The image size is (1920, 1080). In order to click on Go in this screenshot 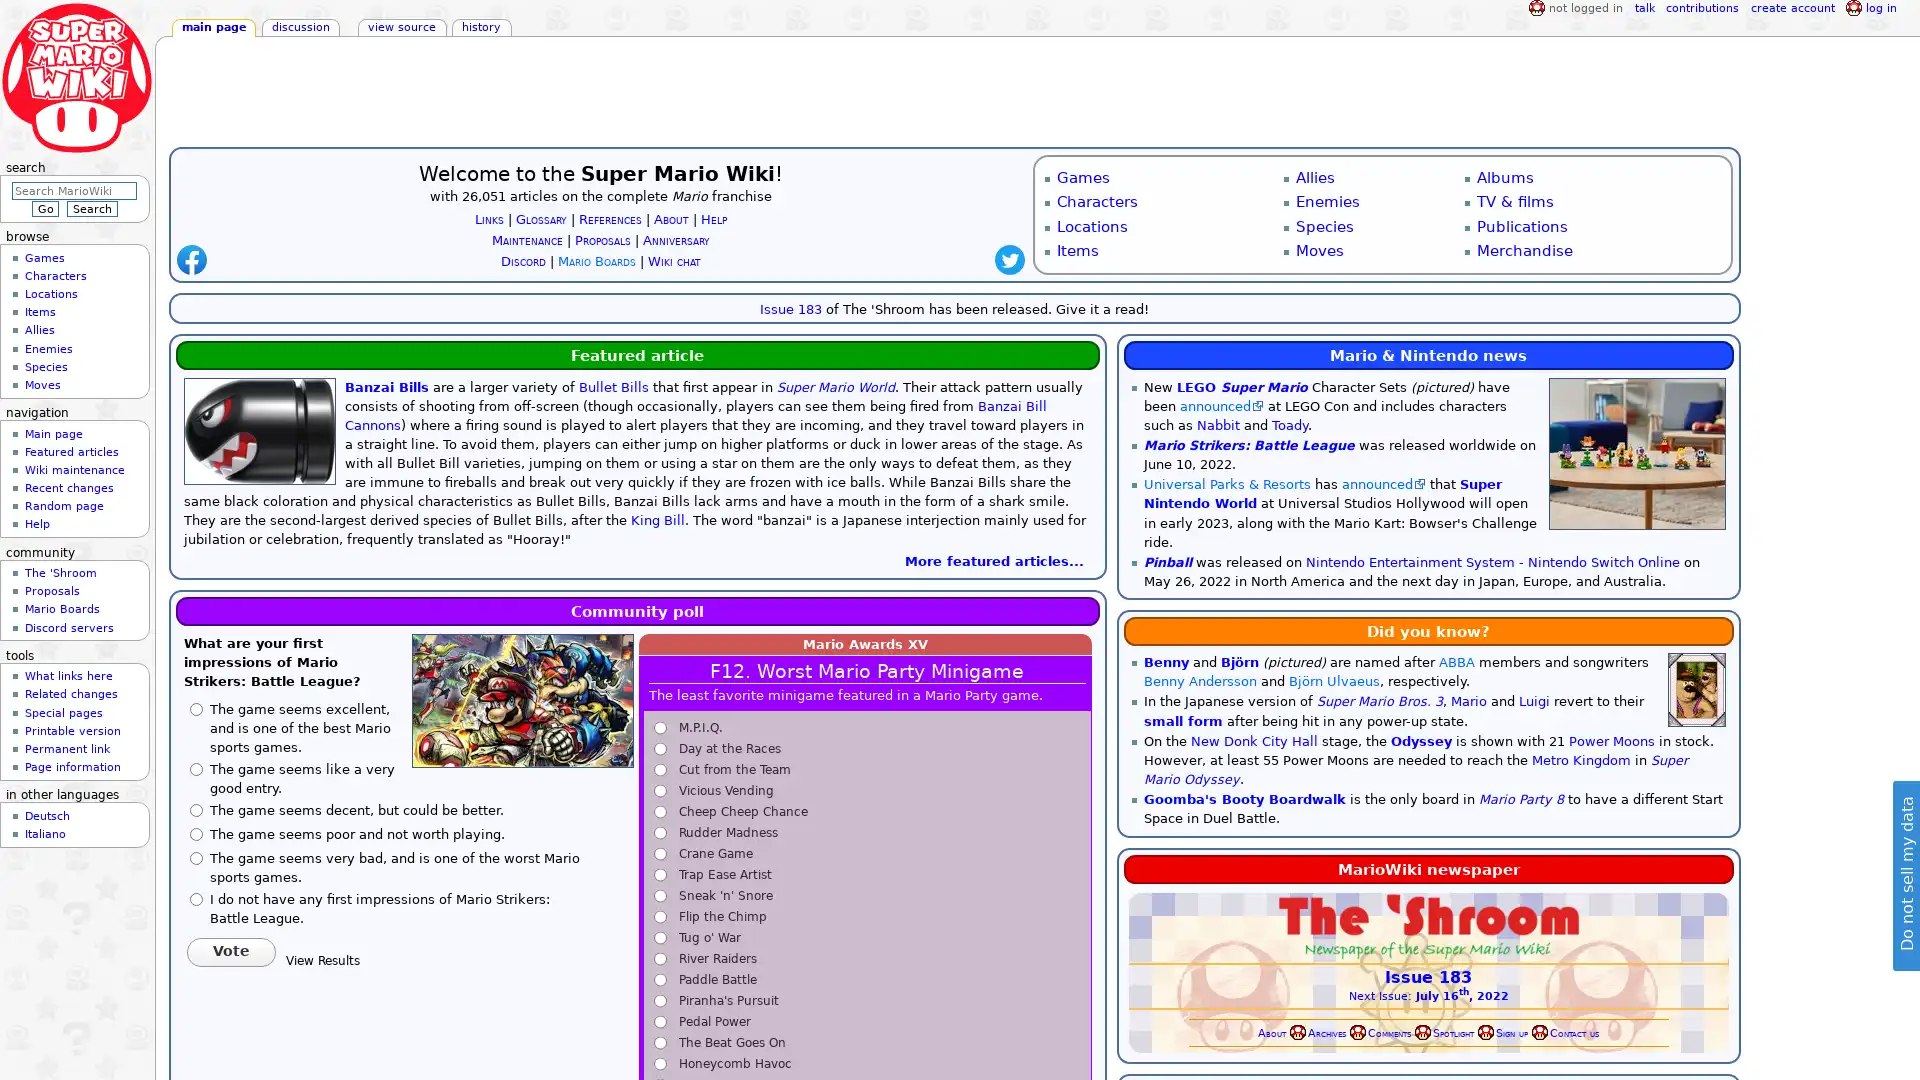, I will do `click(45, 208)`.